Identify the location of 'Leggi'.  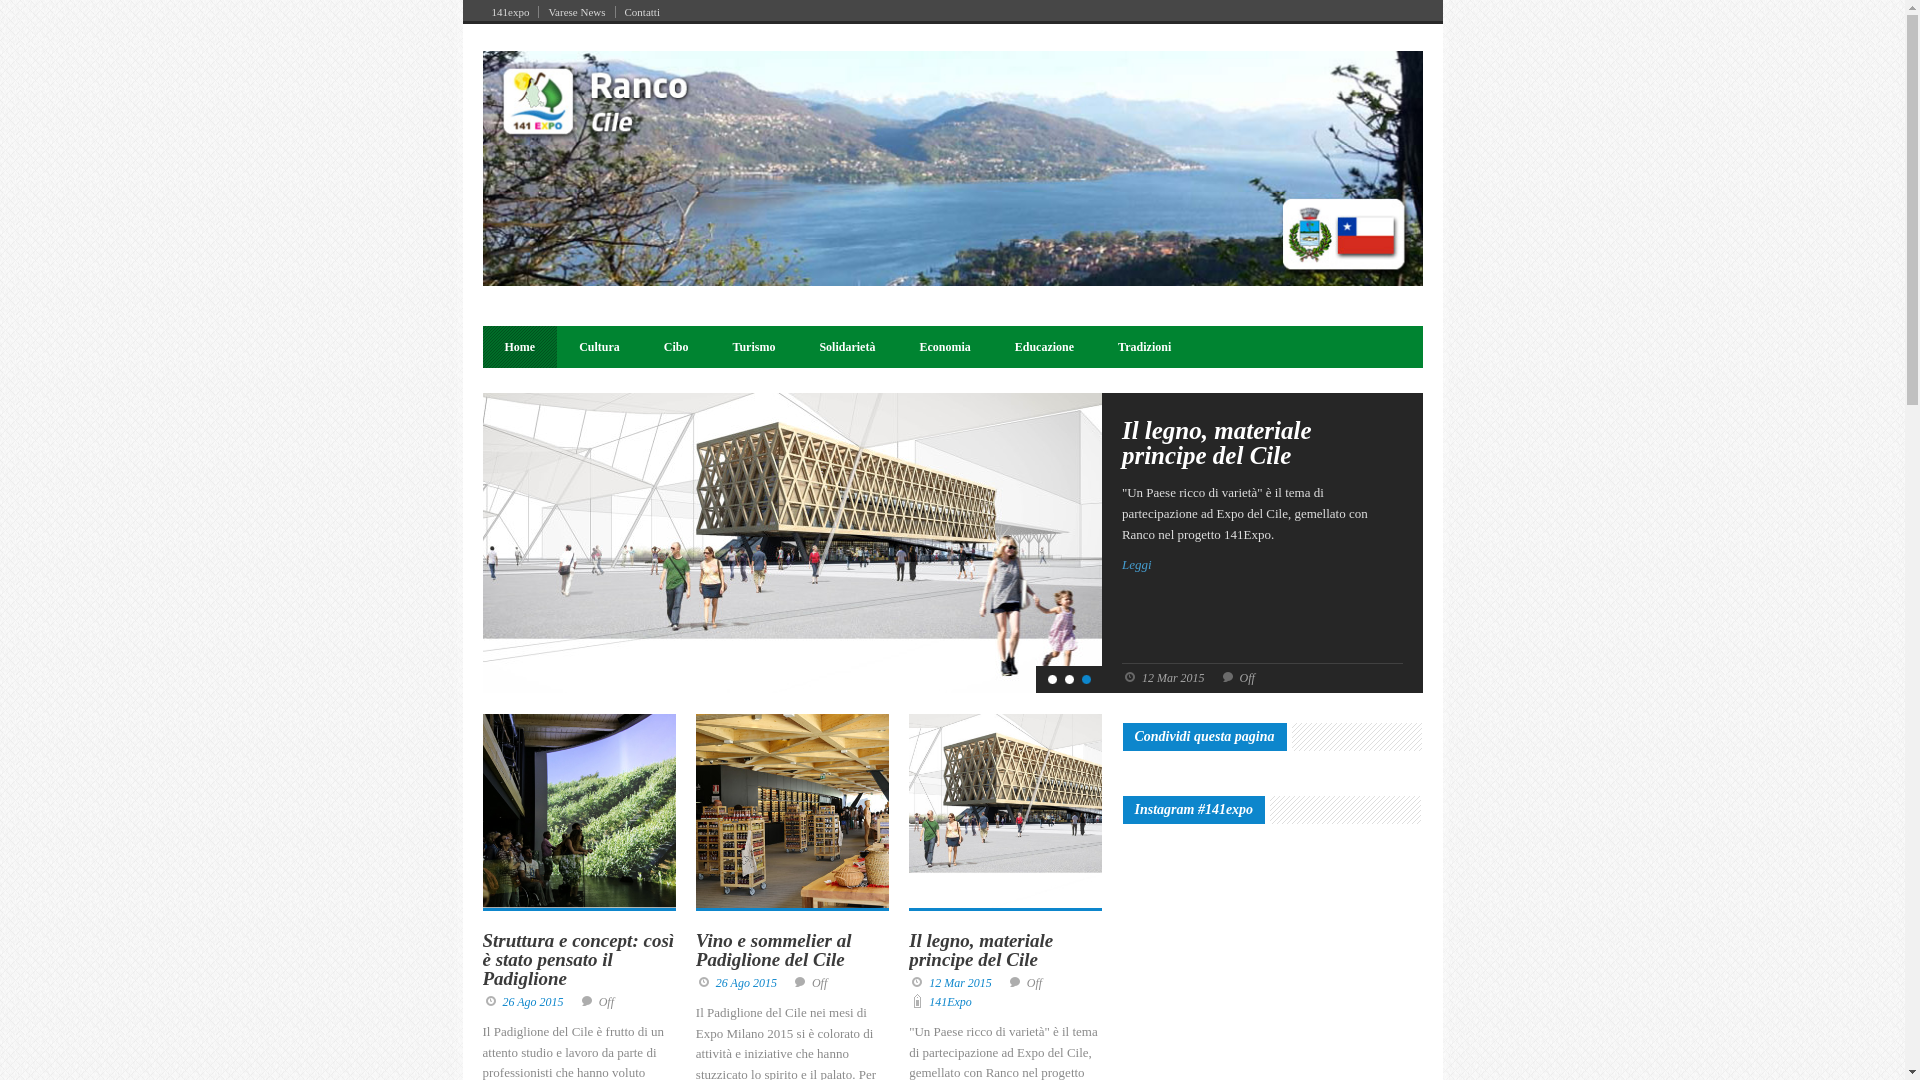
(1261, 565).